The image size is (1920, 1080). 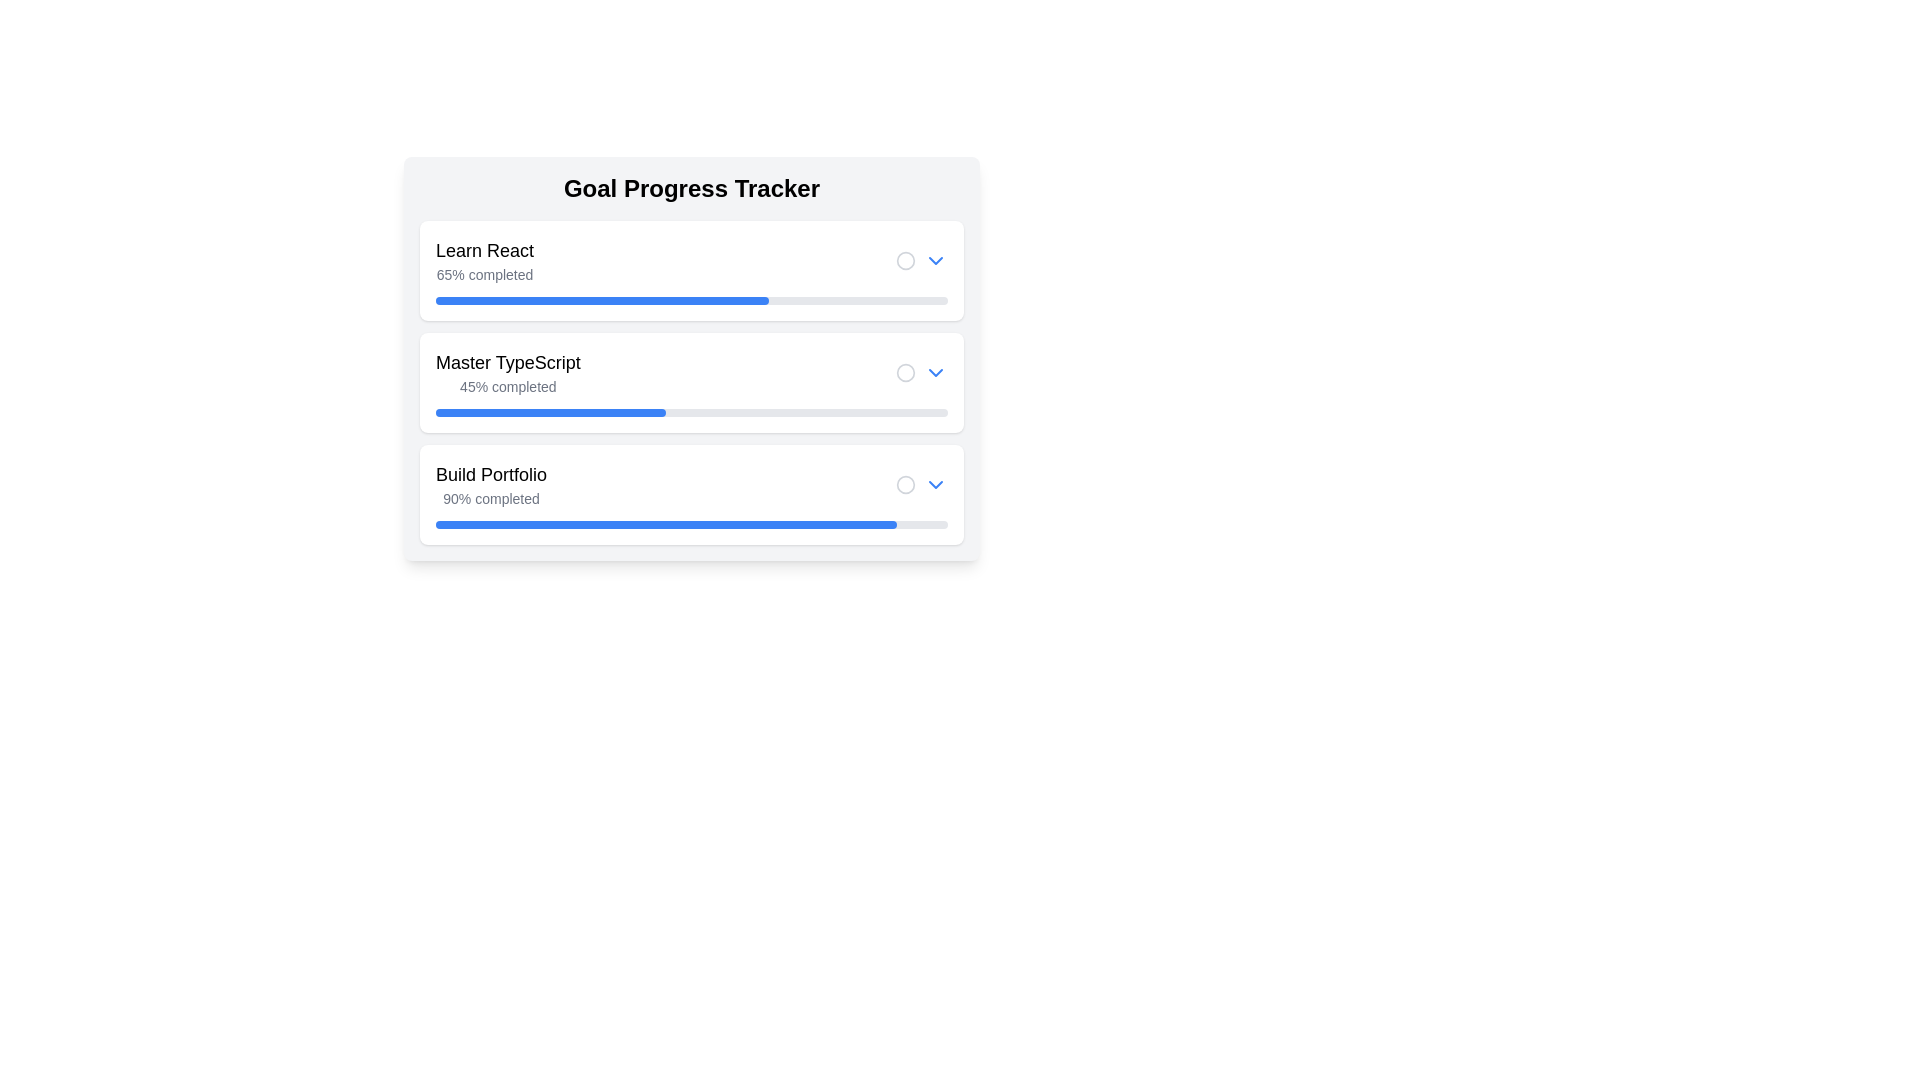 What do you see at coordinates (551, 411) in the screenshot?
I see `the filled segment of the progress bar indicating 45% completion of the 'Master TypeScript' task` at bounding box center [551, 411].